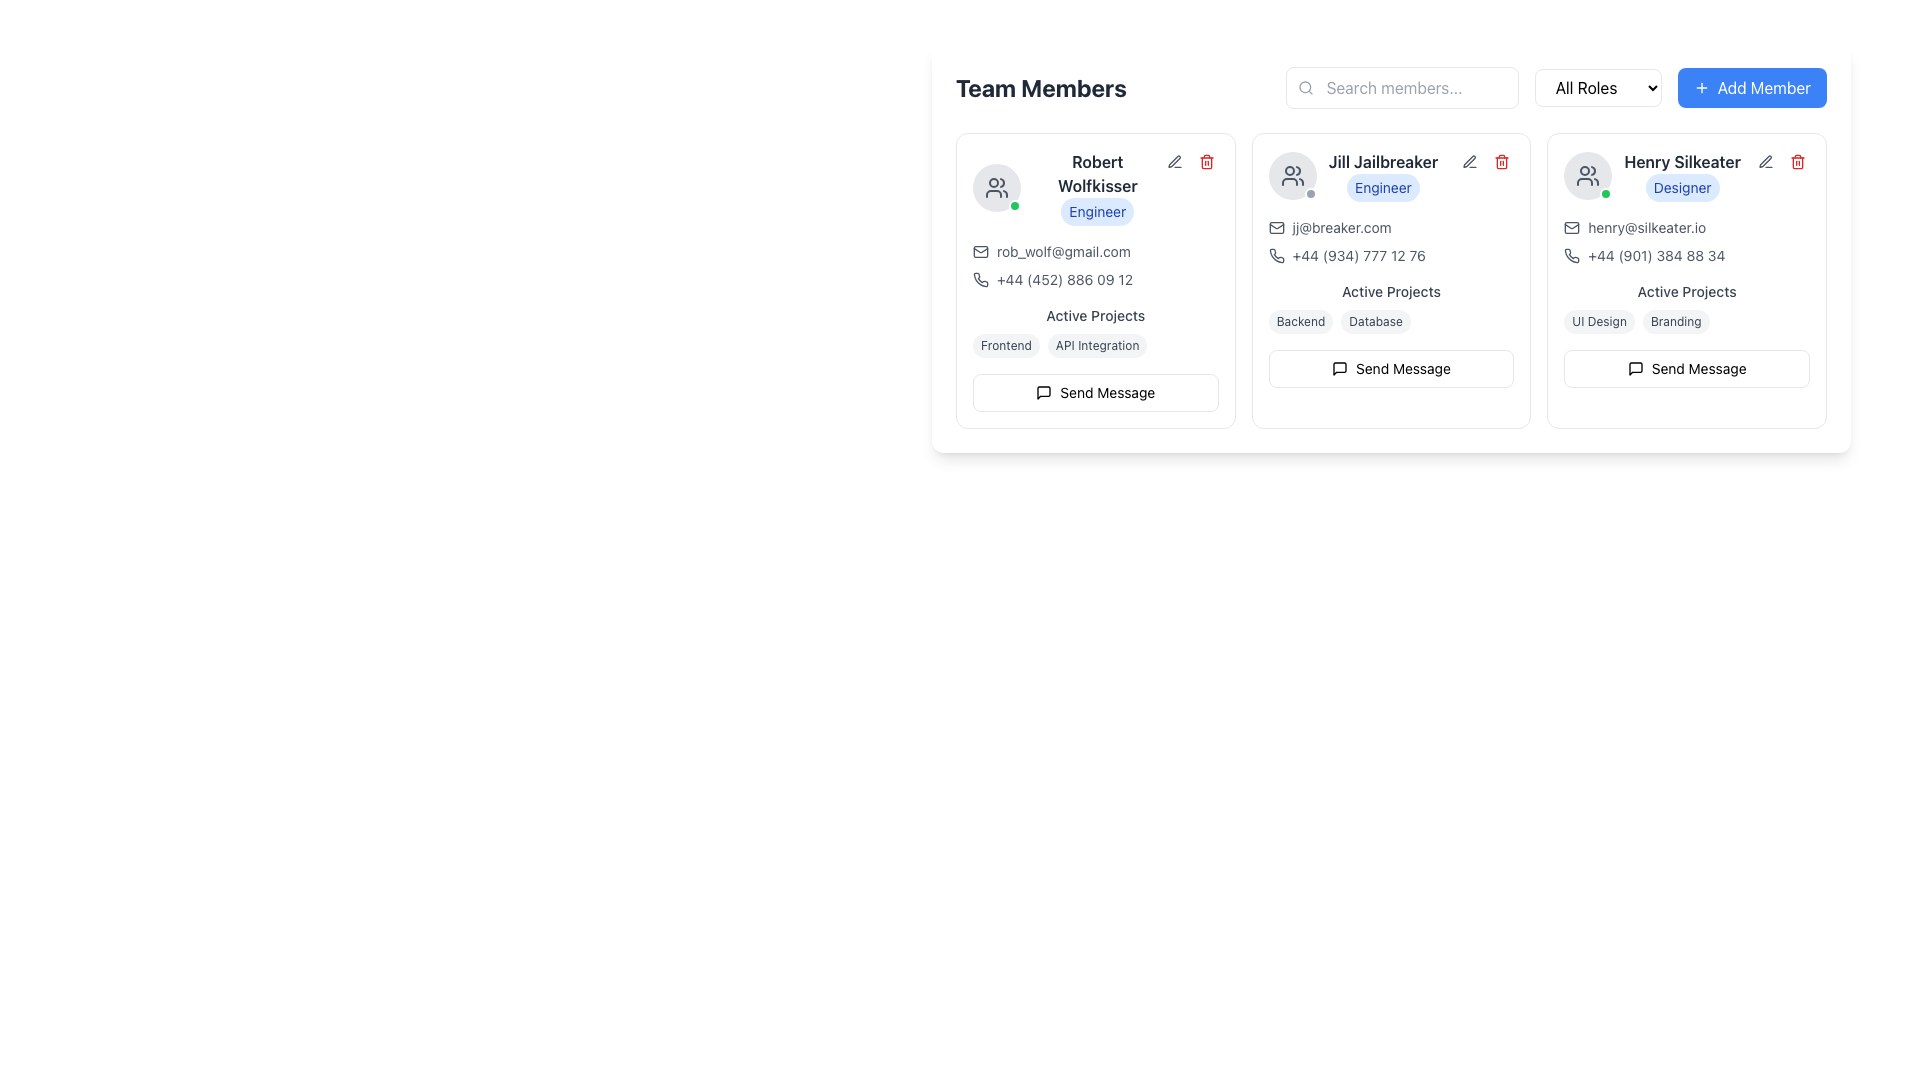 This screenshot has width=1920, height=1080. I want to click on the pen-shaped edit icon located in the top-right corner of Robert Wolfkisser's card to initiate editing, so click(1174, 161).